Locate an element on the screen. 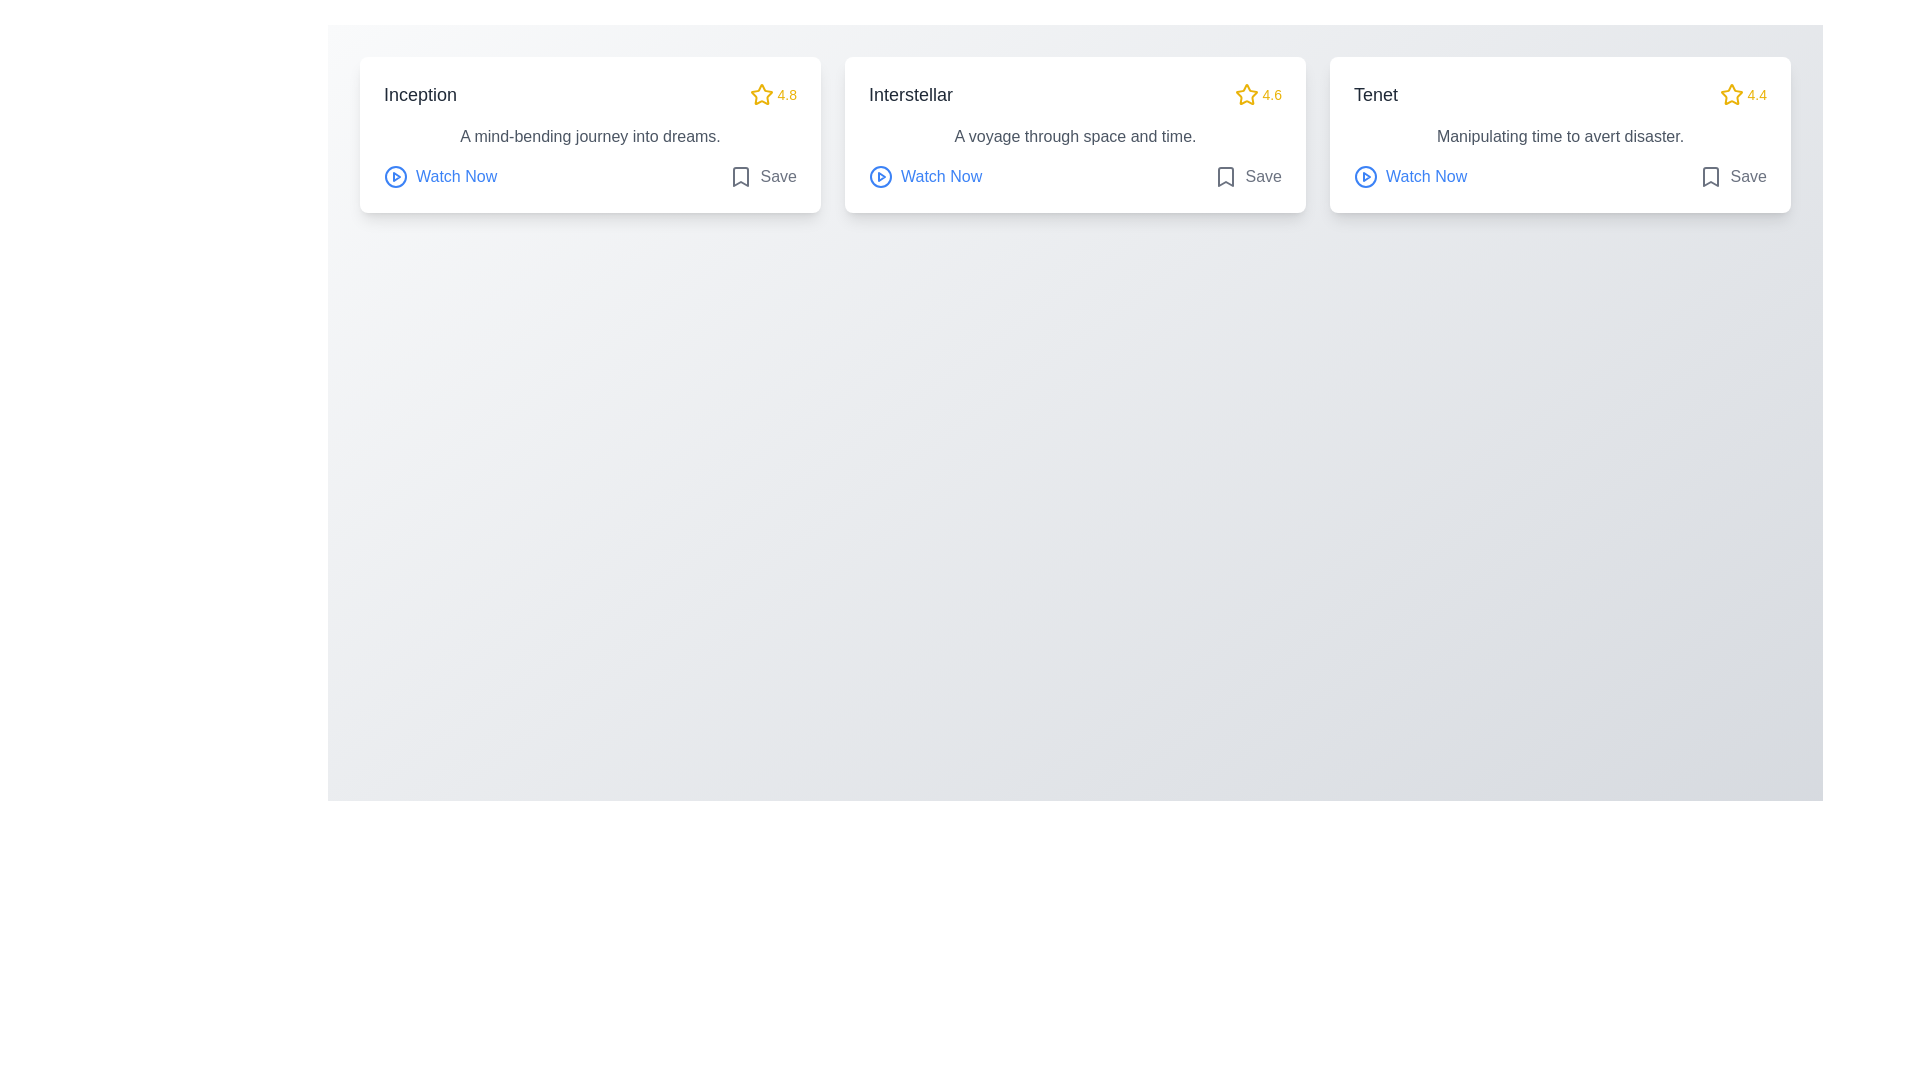 The height and width of the screenshot is (1080, 1920). text label displaying 'Interstellar' in bold, dark gray font at the top of the card layout is located at coordinates (910, 95).